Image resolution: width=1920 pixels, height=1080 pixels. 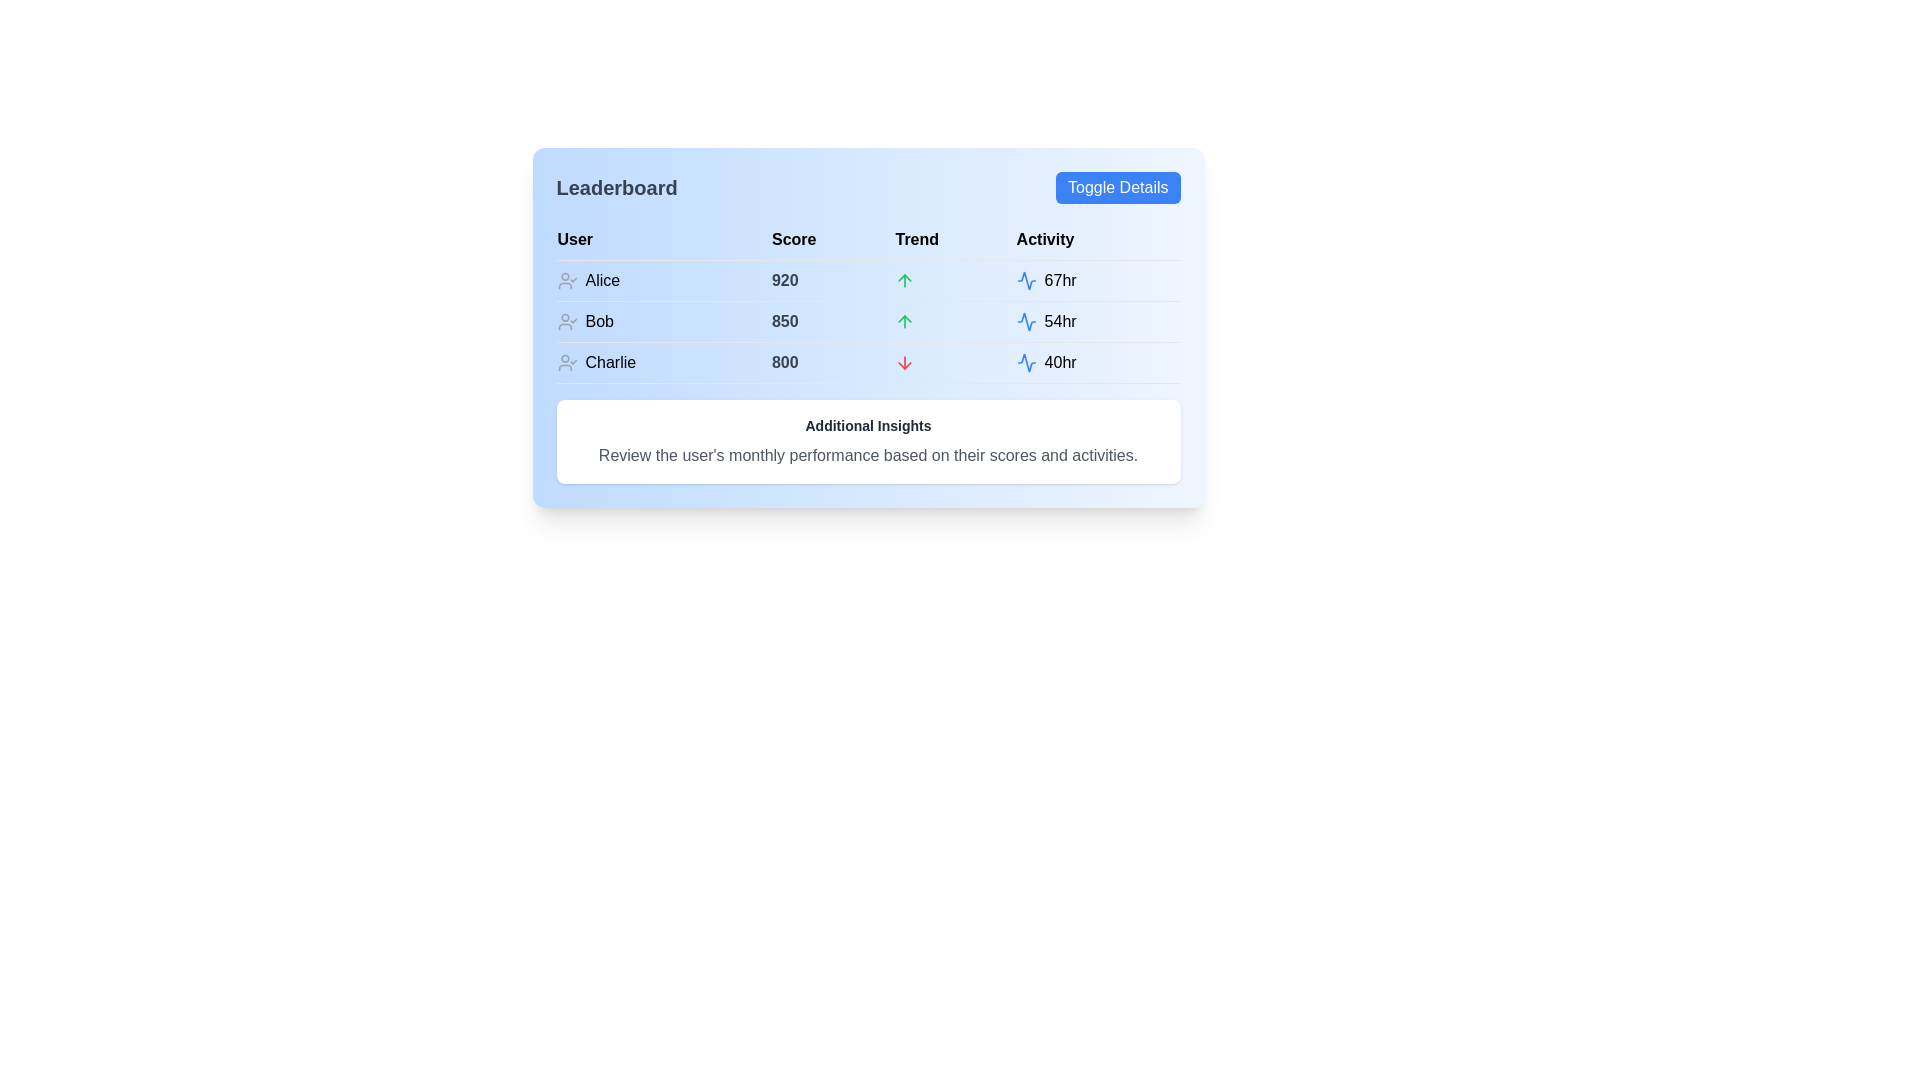 I want to click on the graphical icon (SVG) representing the activity metric for the user 'Bob' in the leaderboard table, so click(x=1026, y=320).